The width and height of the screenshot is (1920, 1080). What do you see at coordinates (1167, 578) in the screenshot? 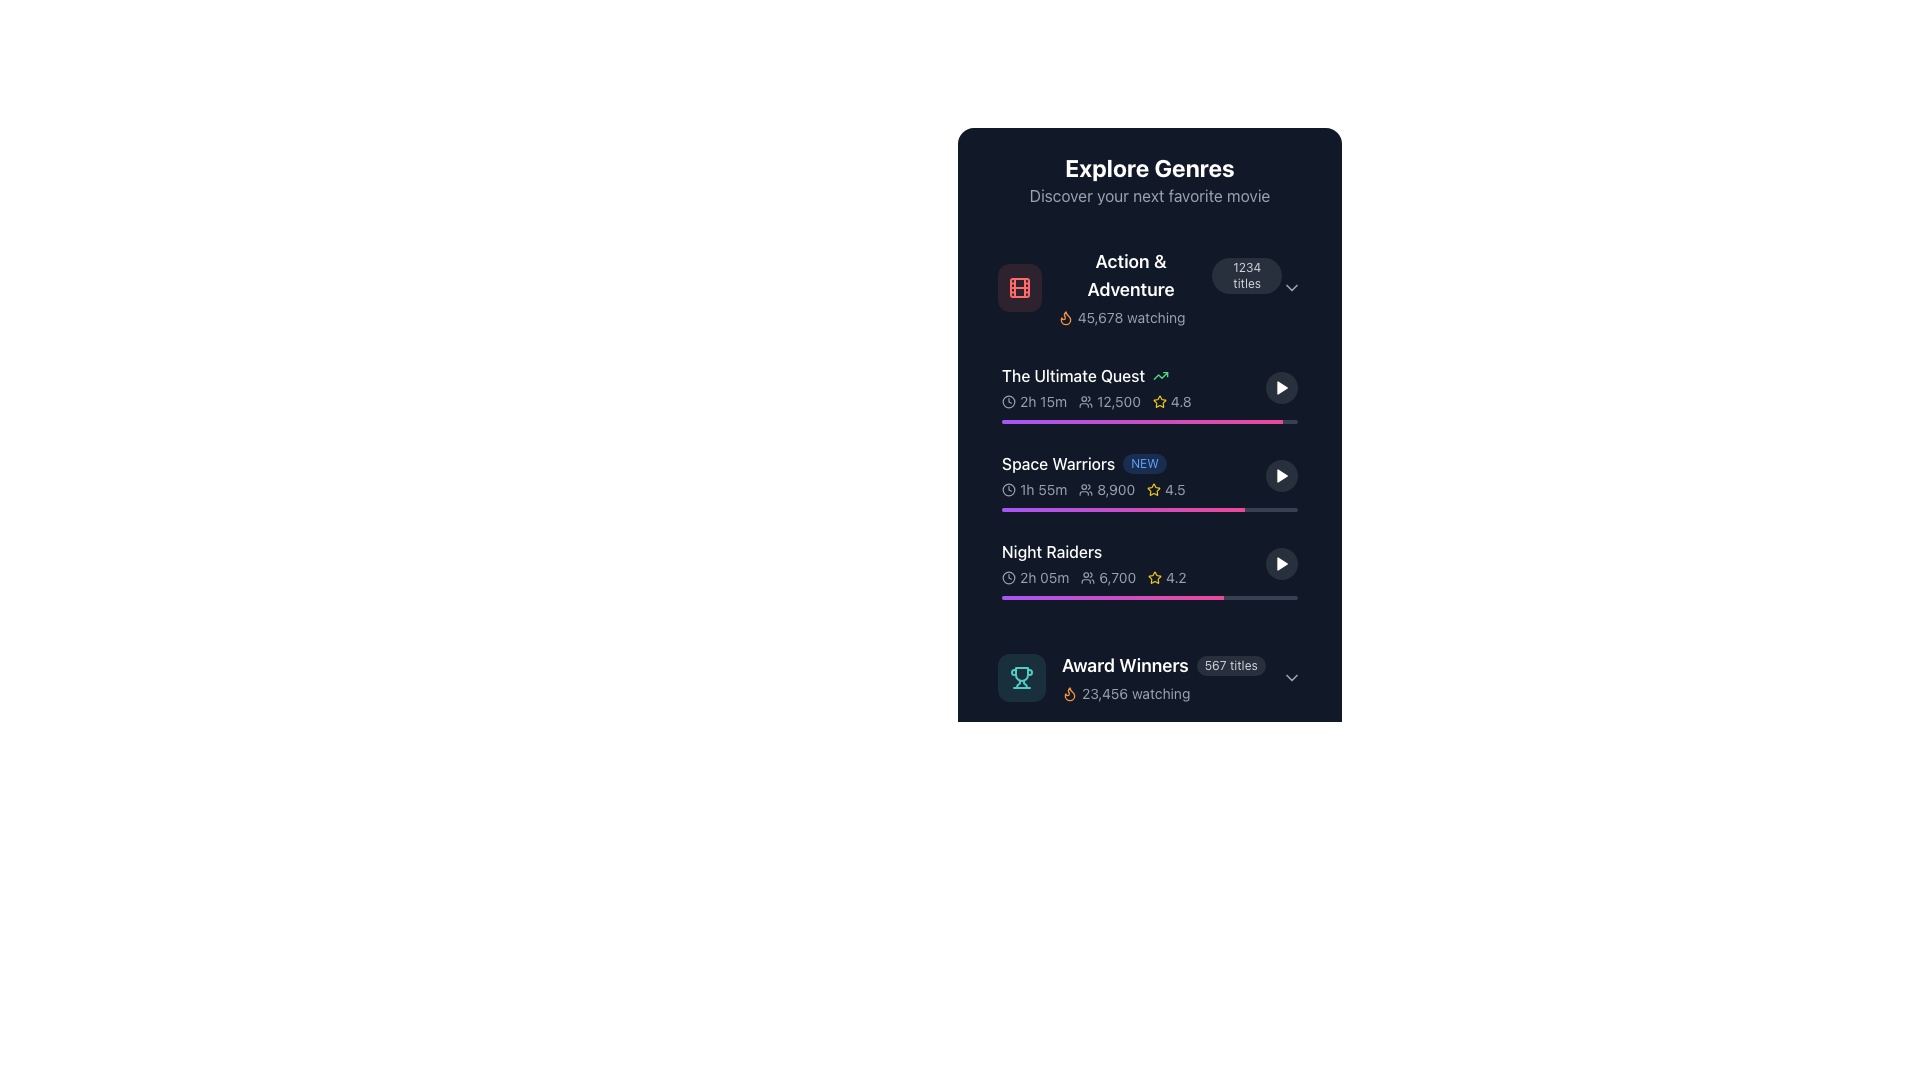
I see `the Rating display for the 'Night Raiders' movie, which shows the star icon and numeric rating value, located to the right of the 'Award Winners' section` at bounding box center [1167, 578].